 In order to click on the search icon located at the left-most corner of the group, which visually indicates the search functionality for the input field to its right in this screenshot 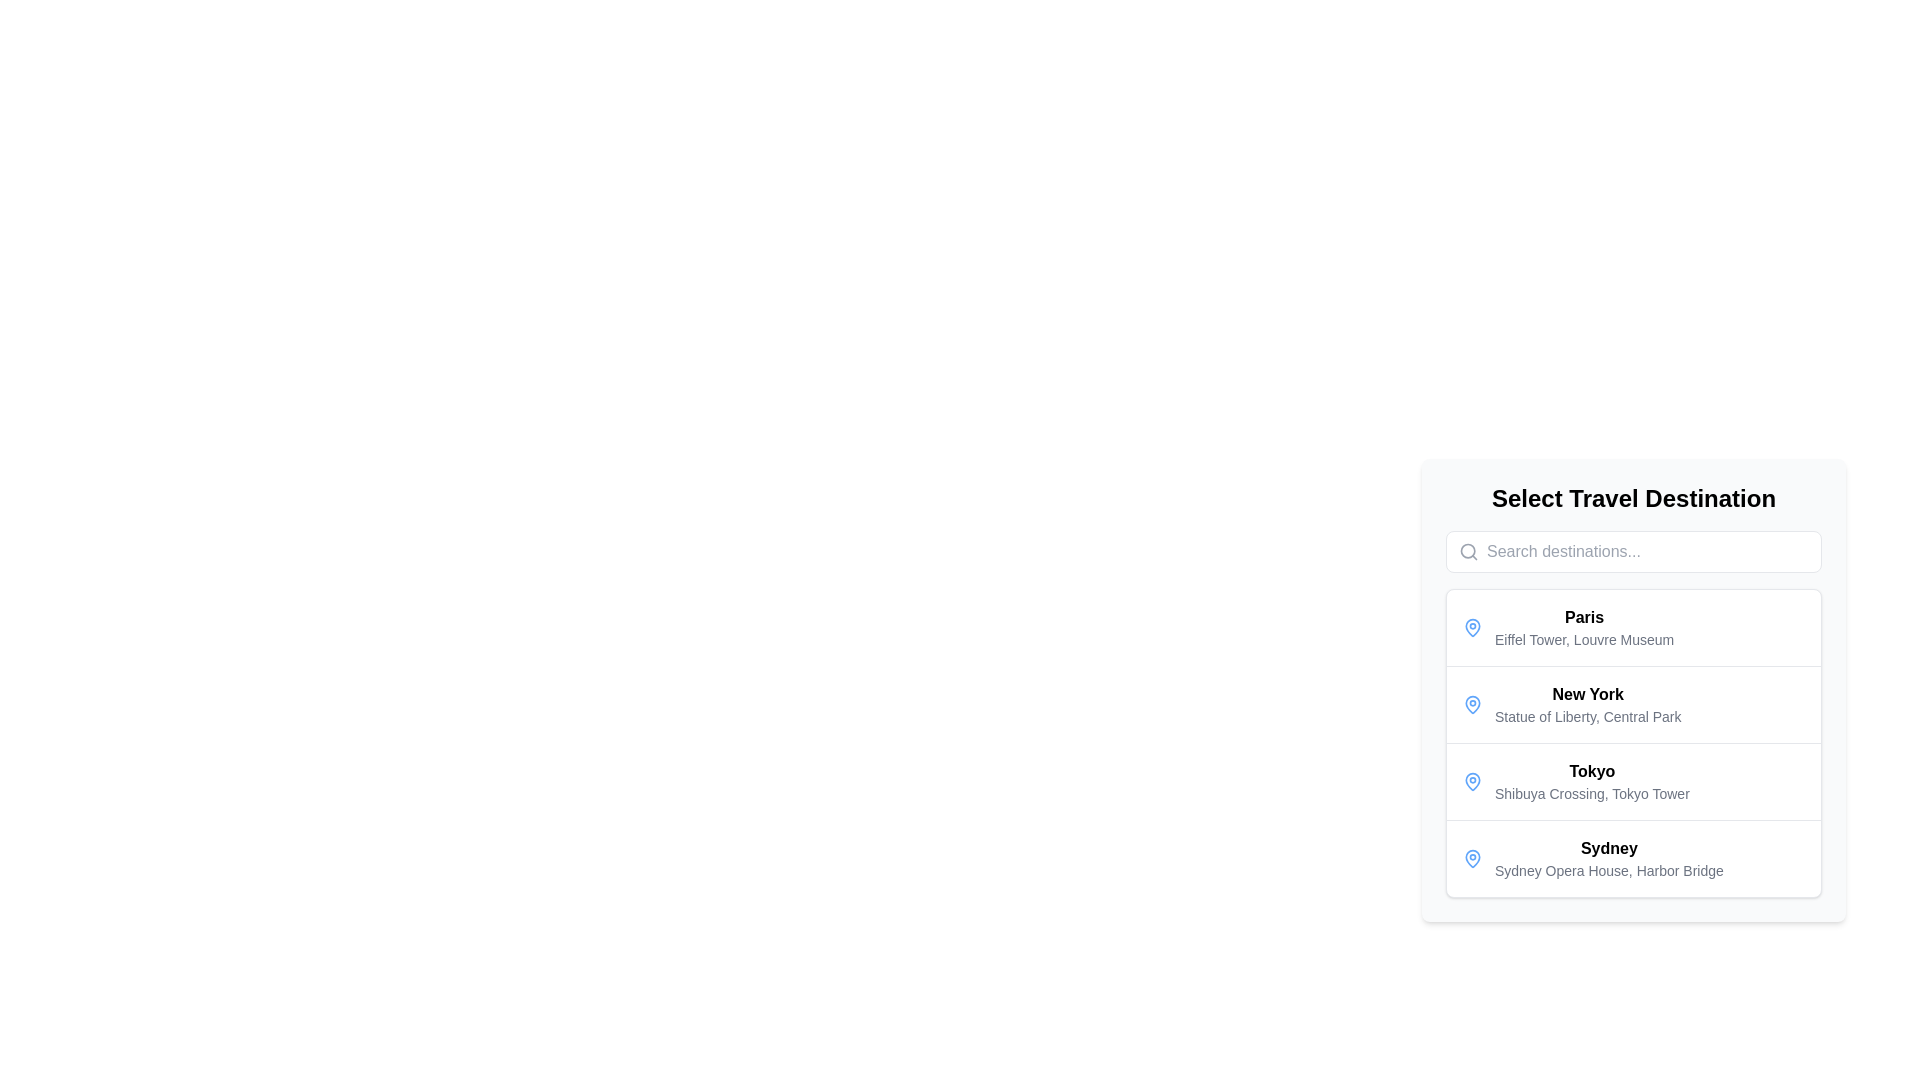, I will do `click(1468, 551)`.